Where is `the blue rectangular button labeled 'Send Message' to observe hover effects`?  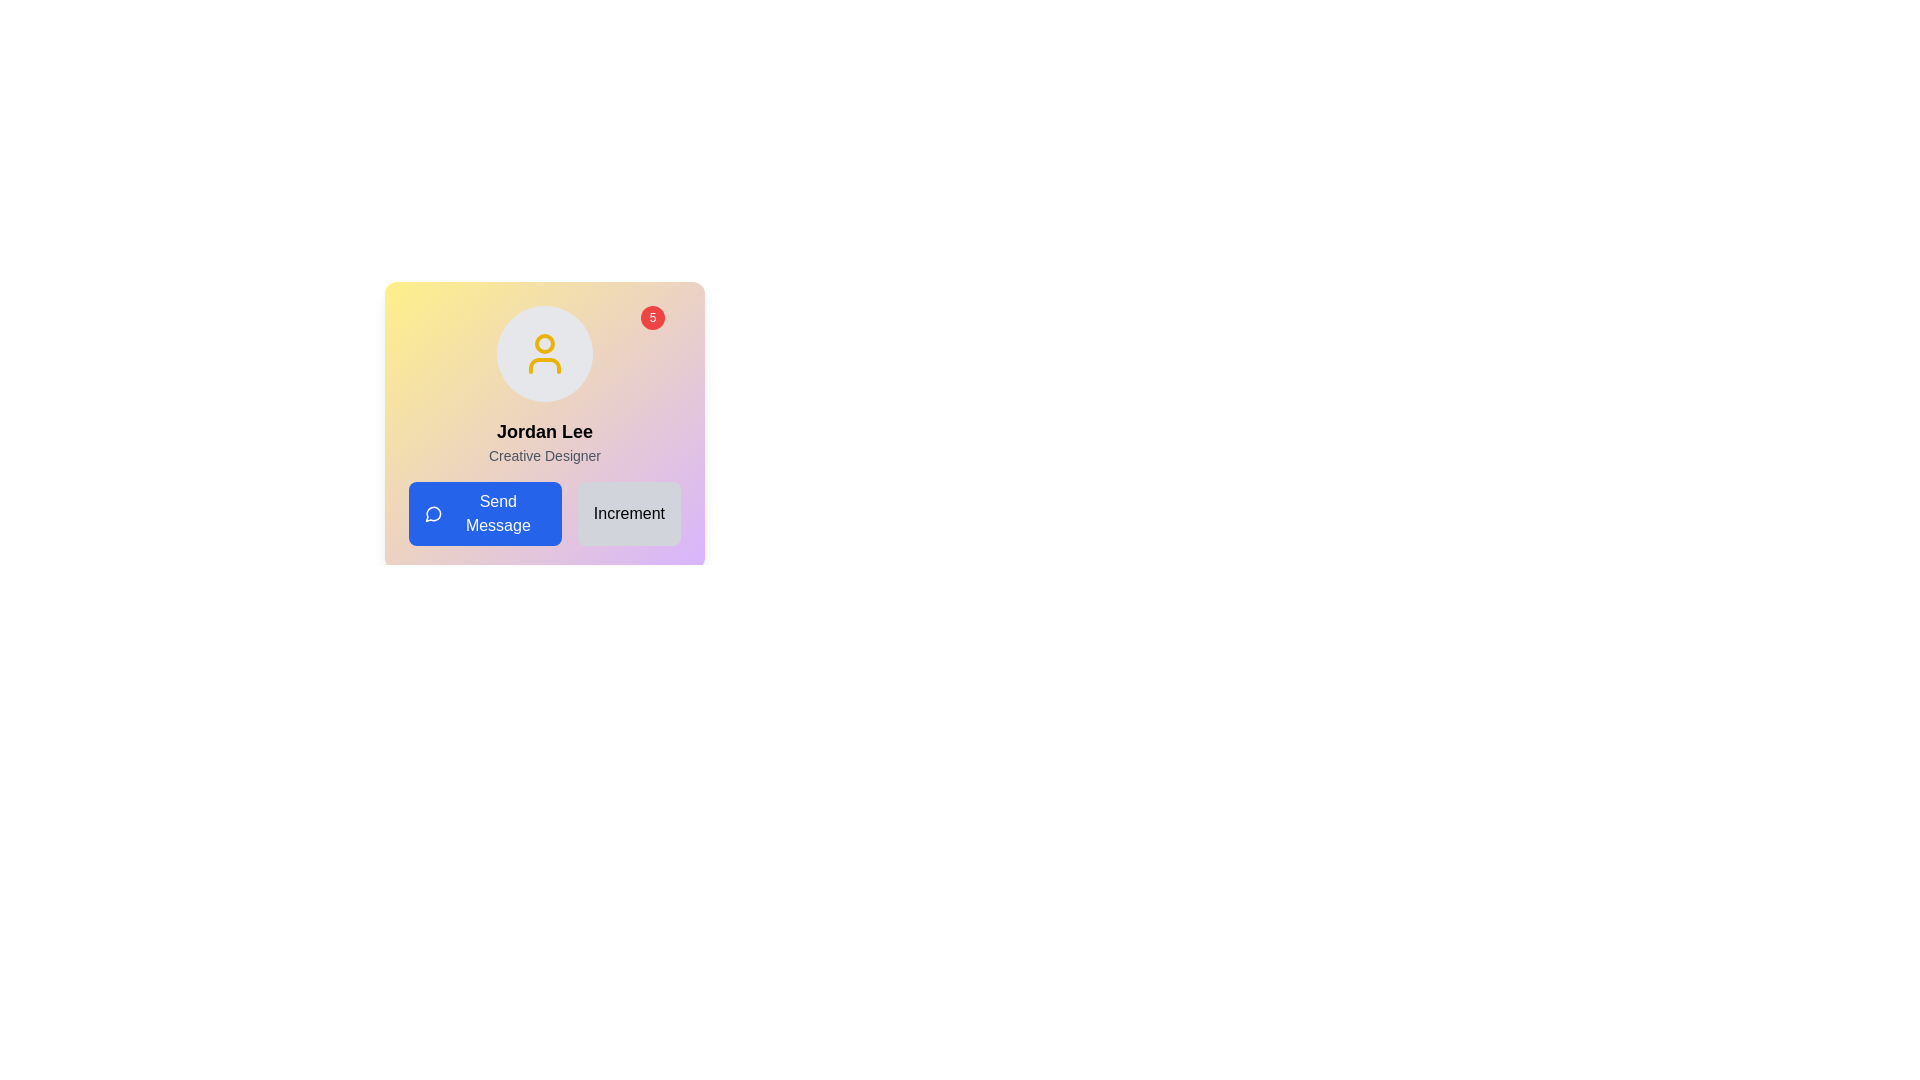 the blue rectangular button labeled 'Send Message' to observe hover effects is located at coordinates (485, 512).